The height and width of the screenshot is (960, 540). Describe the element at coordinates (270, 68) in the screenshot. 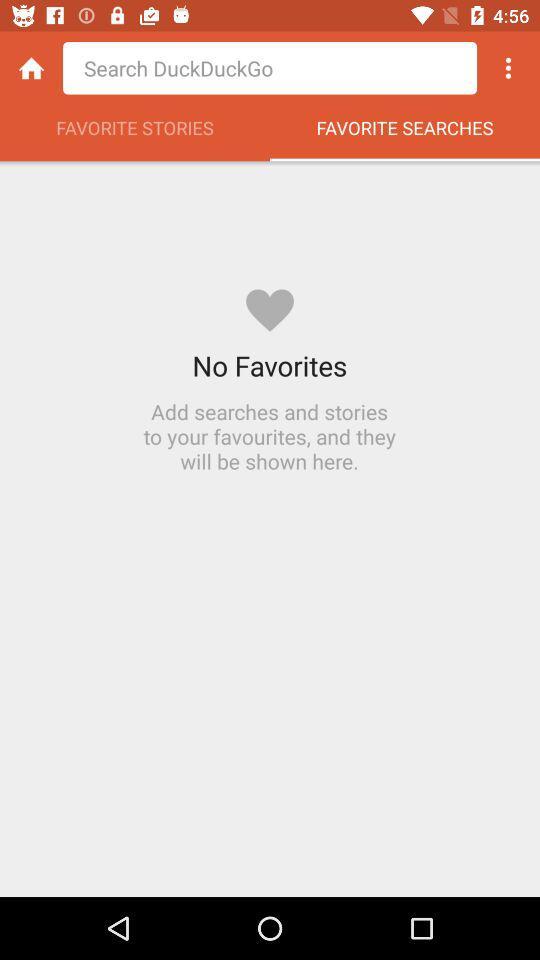

I see `search bar` at that location.